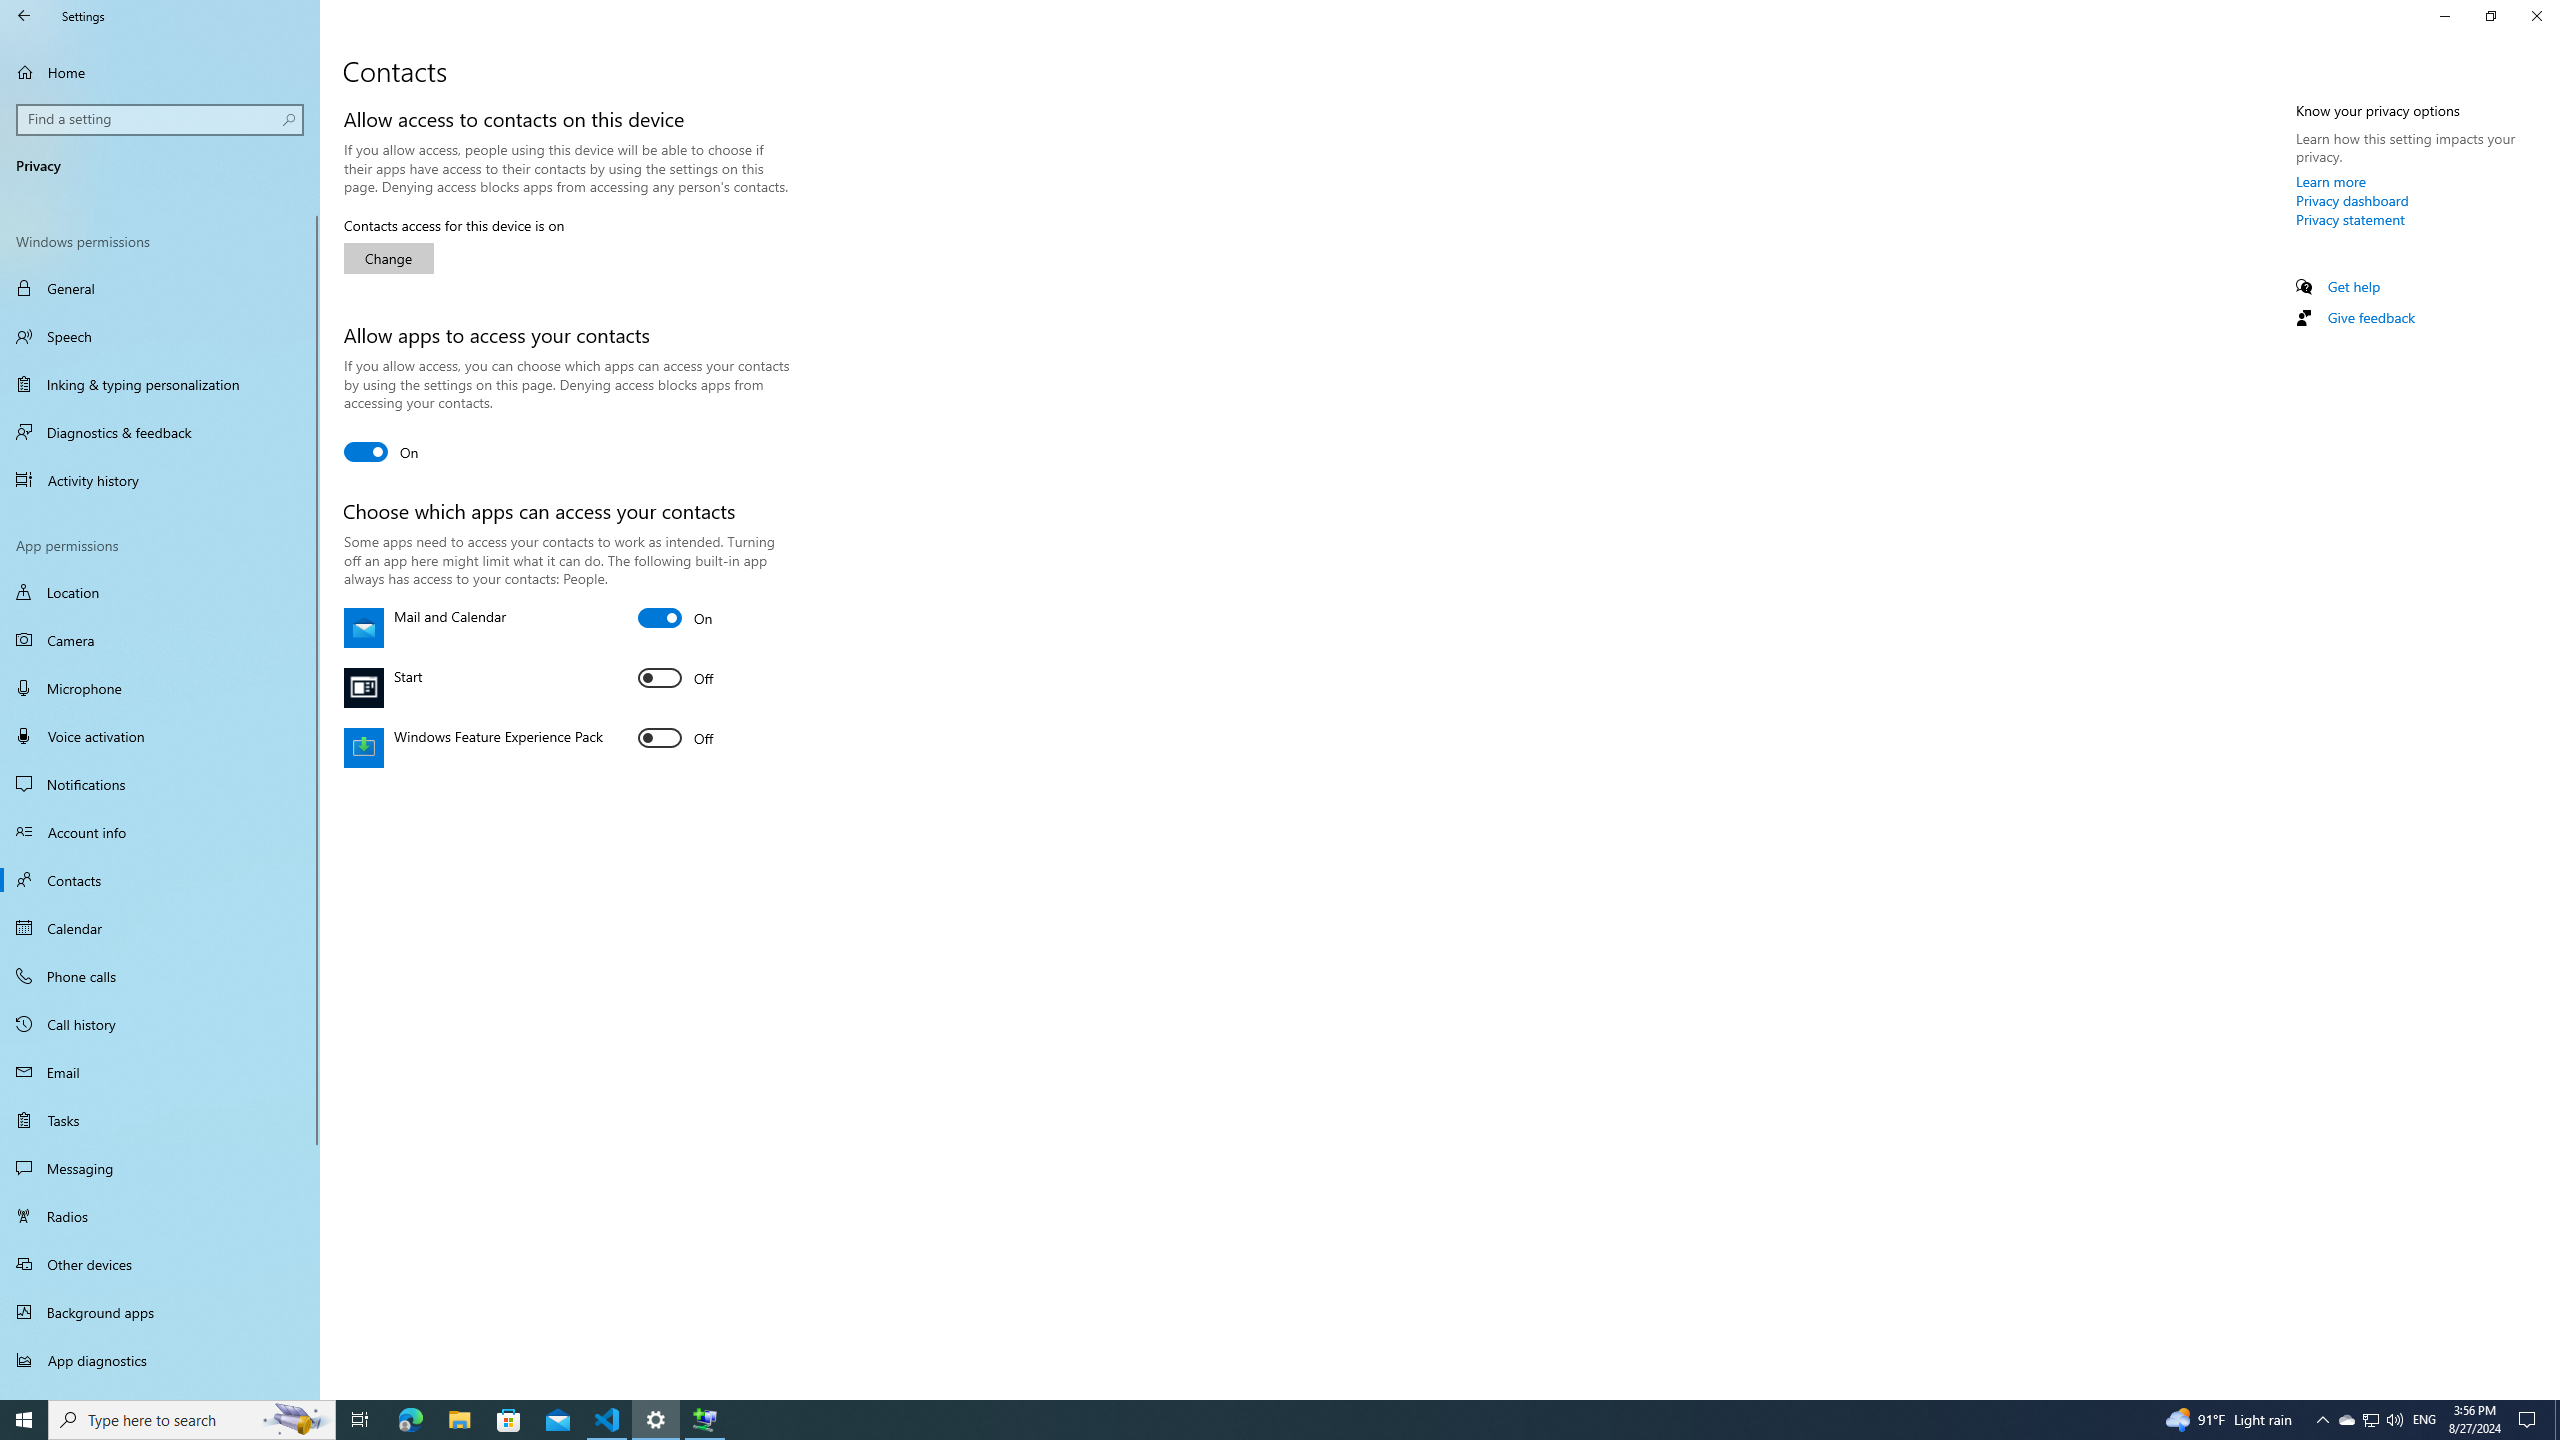  What do you see at coordinates (159, 287) in the screenshot?
I see `'General'` at bounding box center [159, 287].